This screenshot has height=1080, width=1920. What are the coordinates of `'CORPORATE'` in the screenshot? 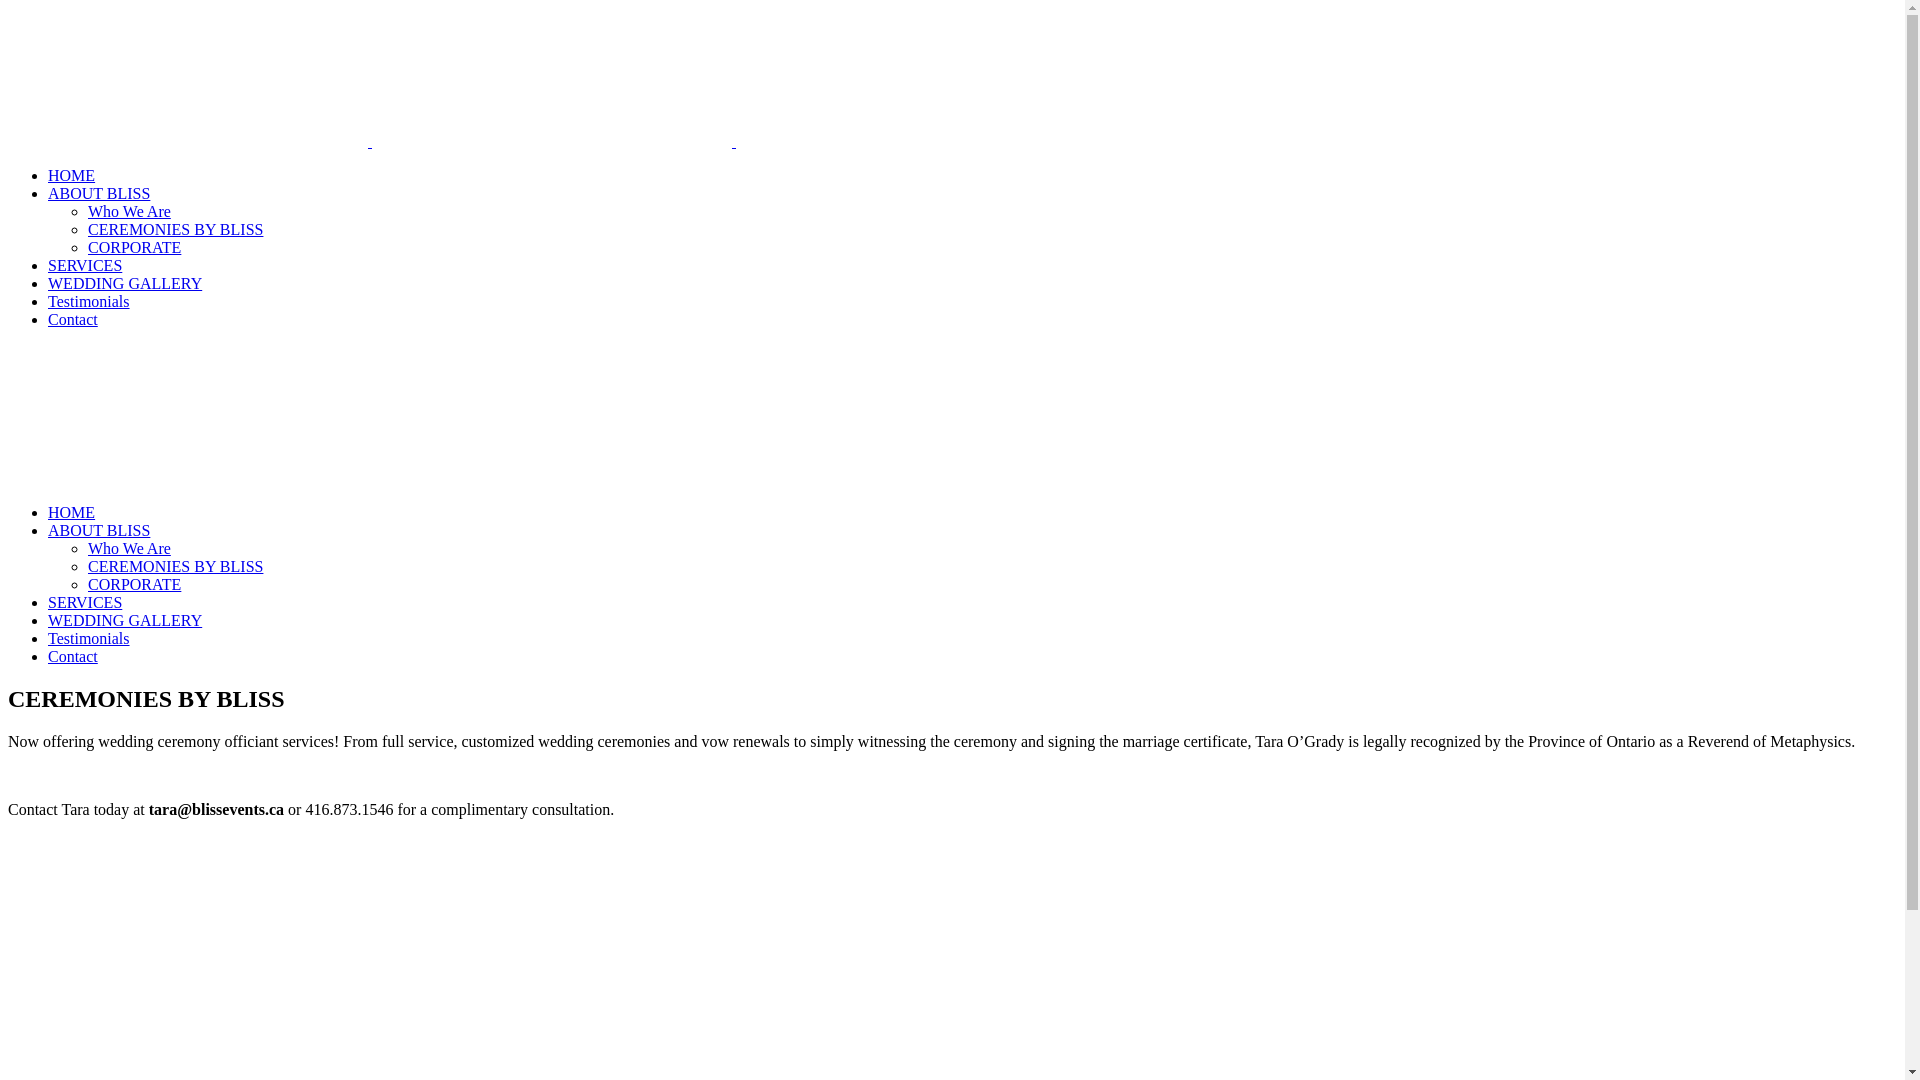 It's located at (86, 584).